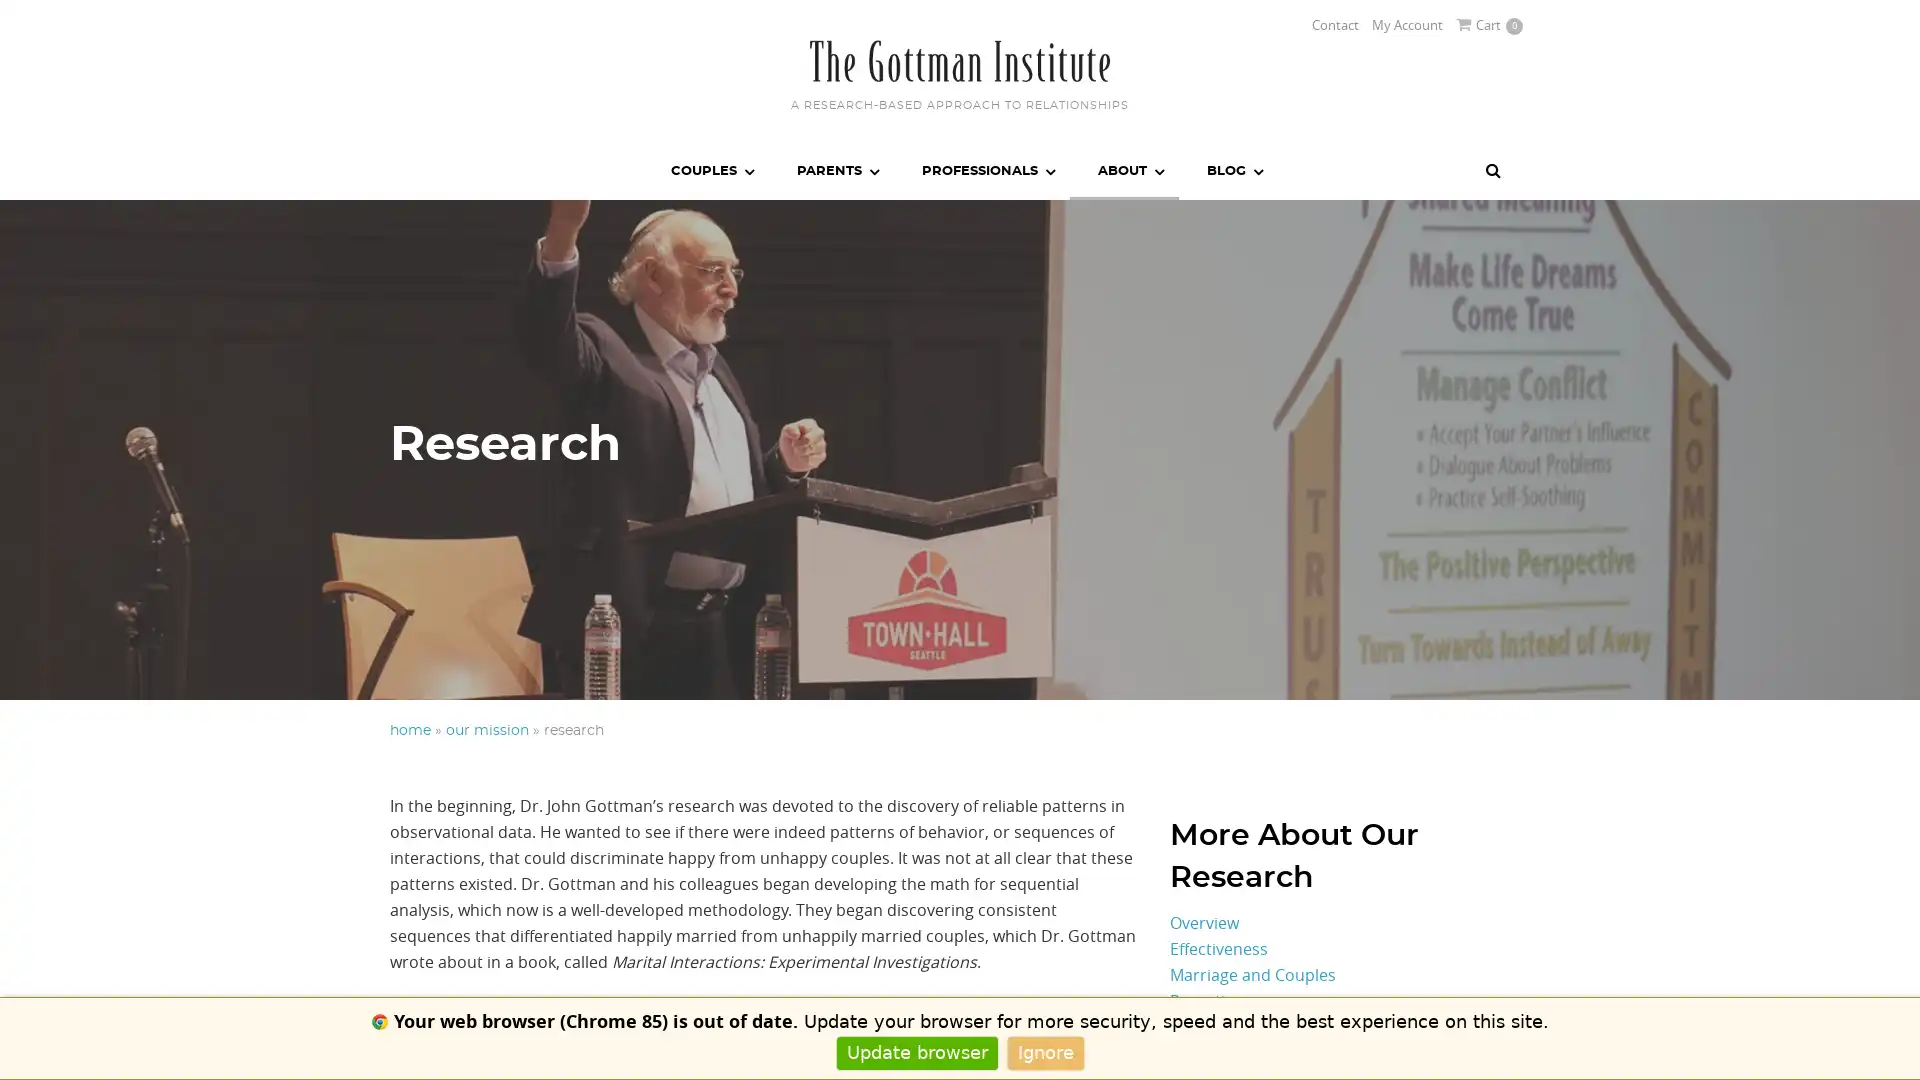 The image size is (1920, 1080). Describe the element at coordinates (1044, 1052) in the screenshot. I see `Ignore` at that location.